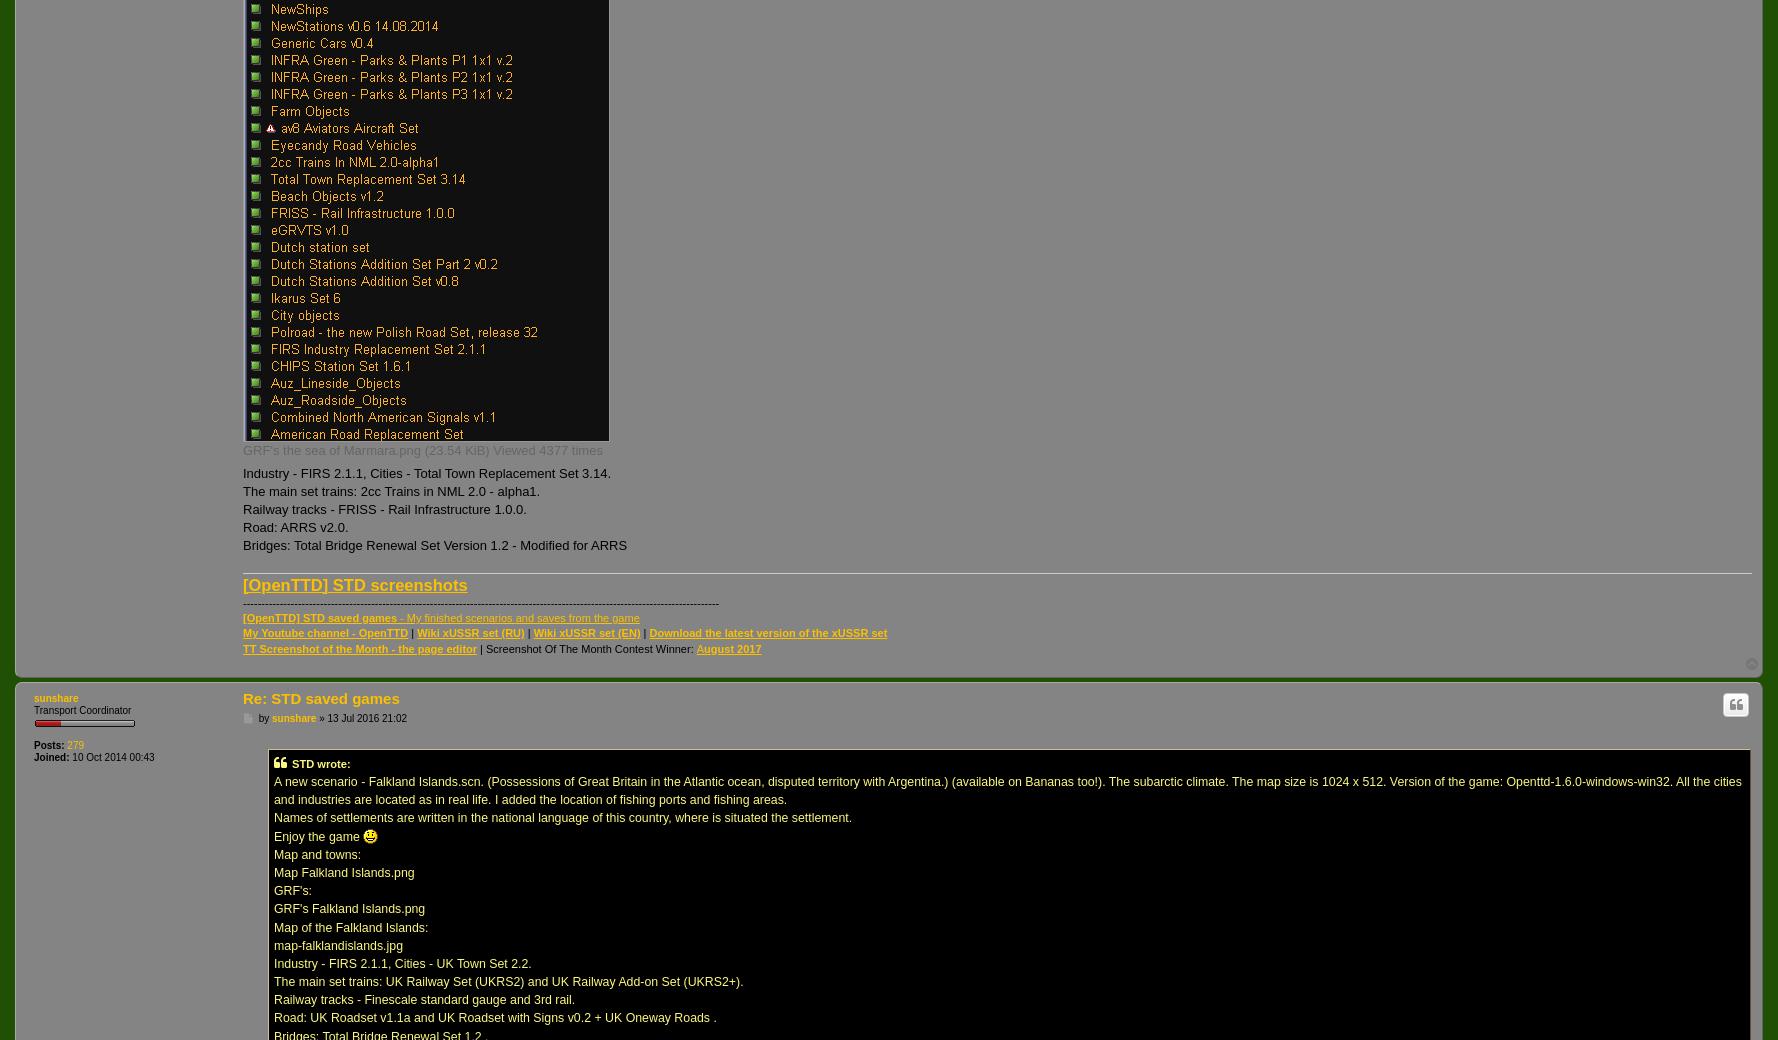 This screenshot has width=1778, height=1040. Describe the element at coordinates (81, 710) in the screenshot. I see `'Transport Coordinator'` at that location.